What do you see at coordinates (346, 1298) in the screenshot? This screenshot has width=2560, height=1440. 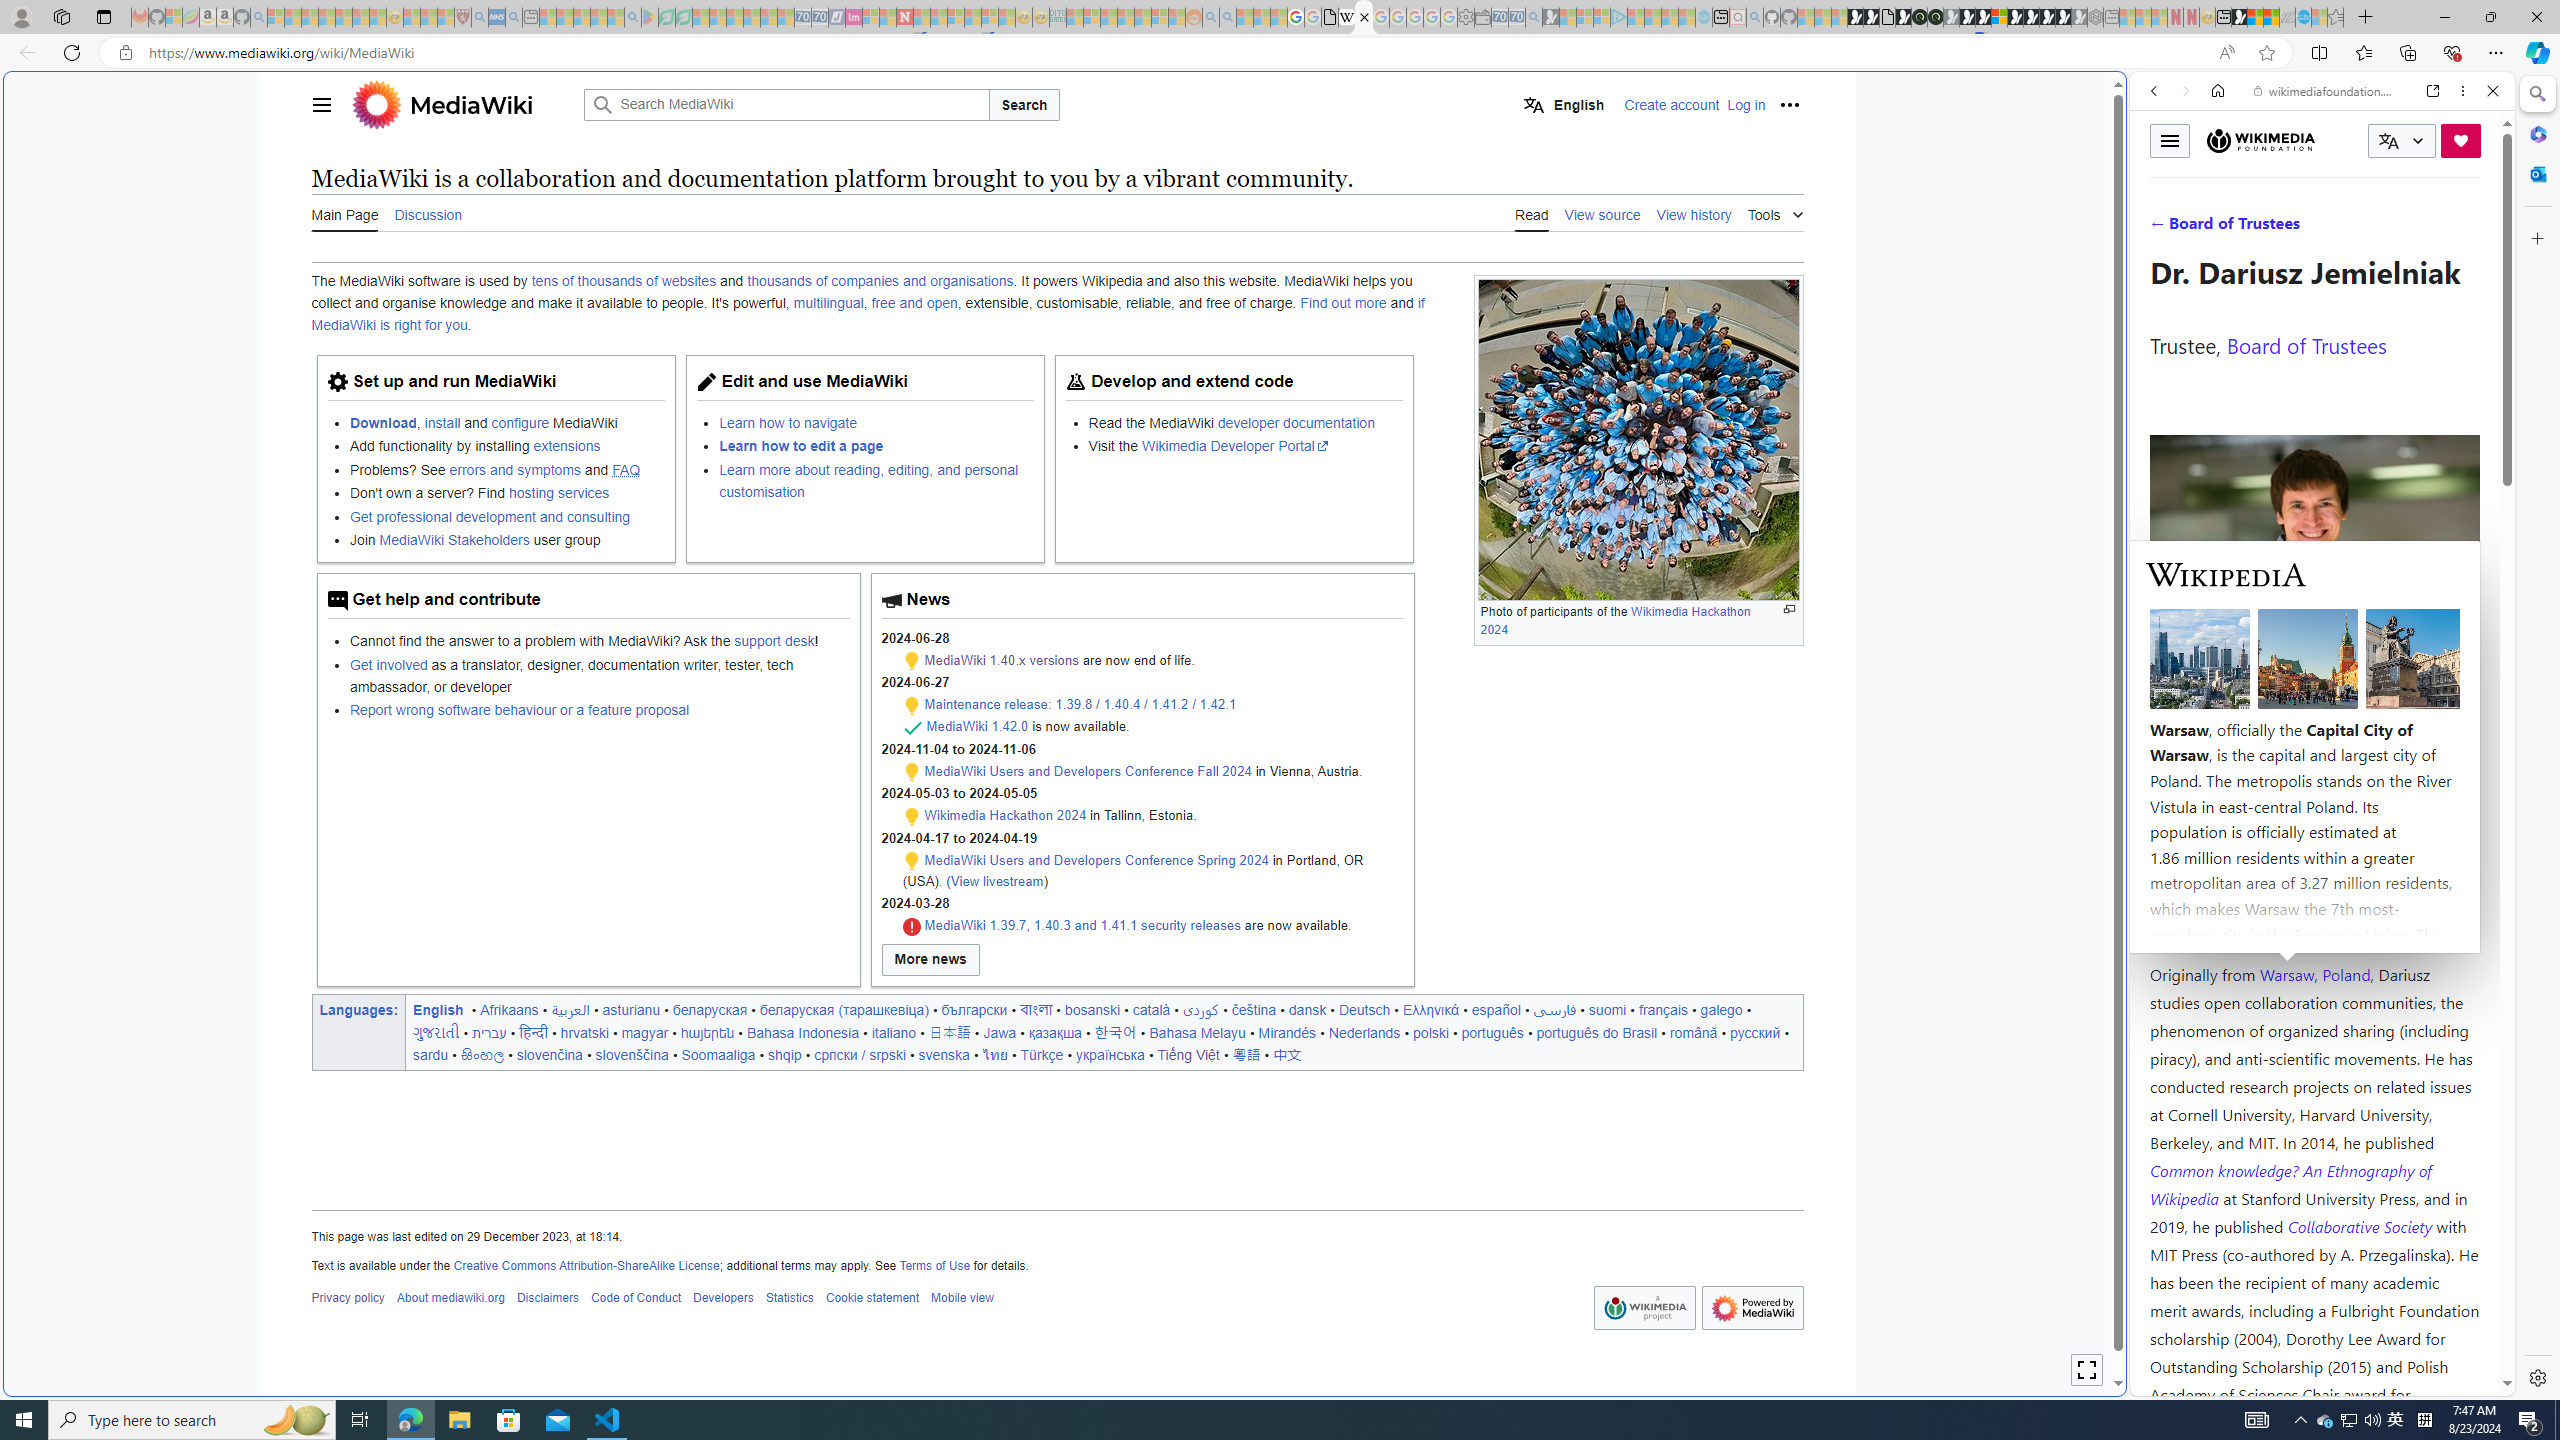 I see `'Privacy policy'` at bounding box center [346, 1298].